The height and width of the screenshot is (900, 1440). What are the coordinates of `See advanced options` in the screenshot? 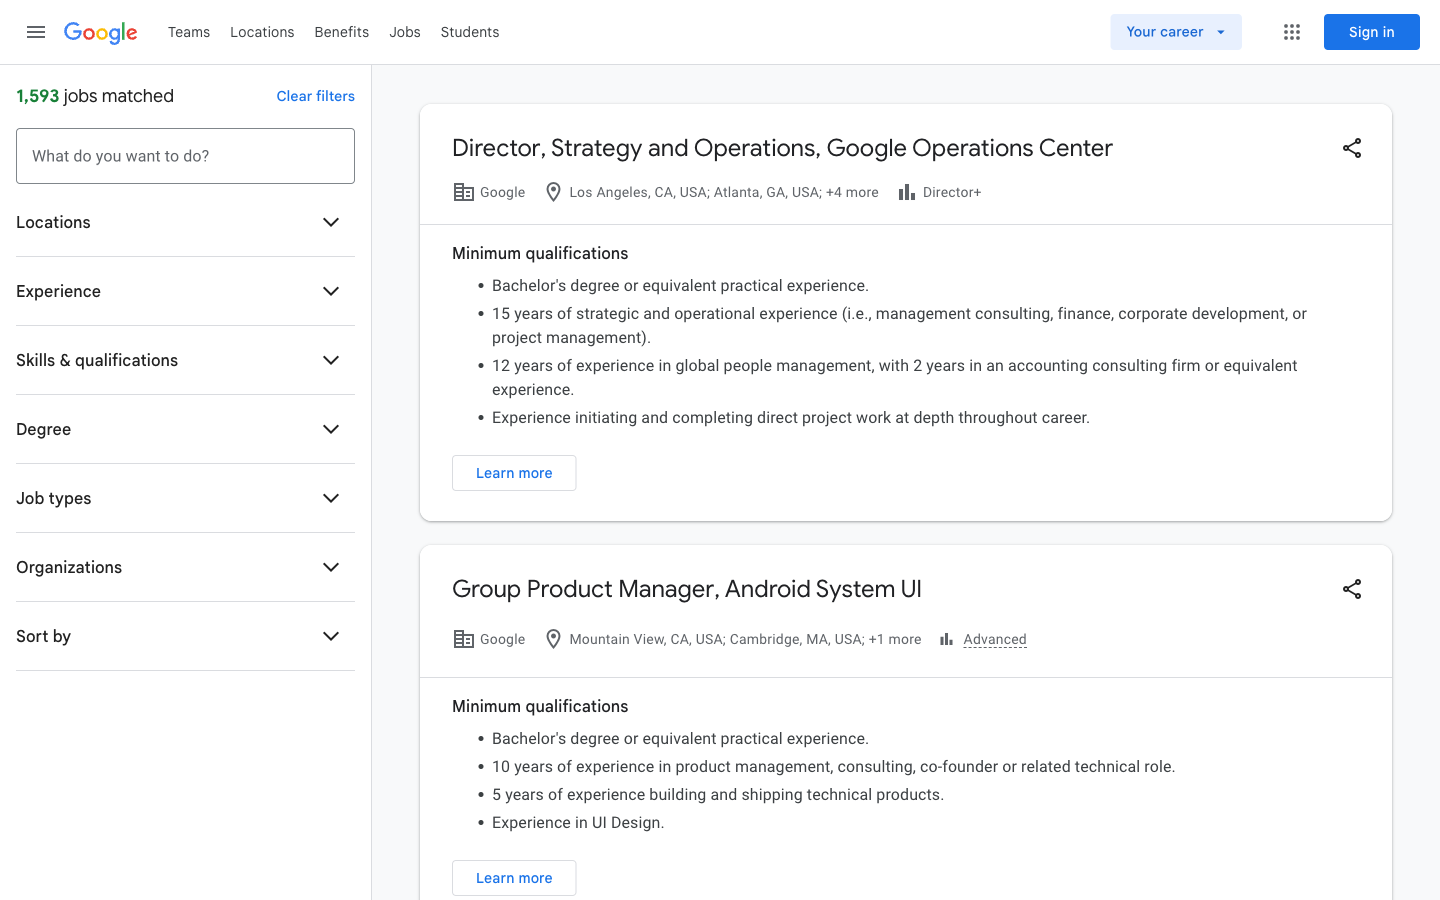 It's located at (981, 639).